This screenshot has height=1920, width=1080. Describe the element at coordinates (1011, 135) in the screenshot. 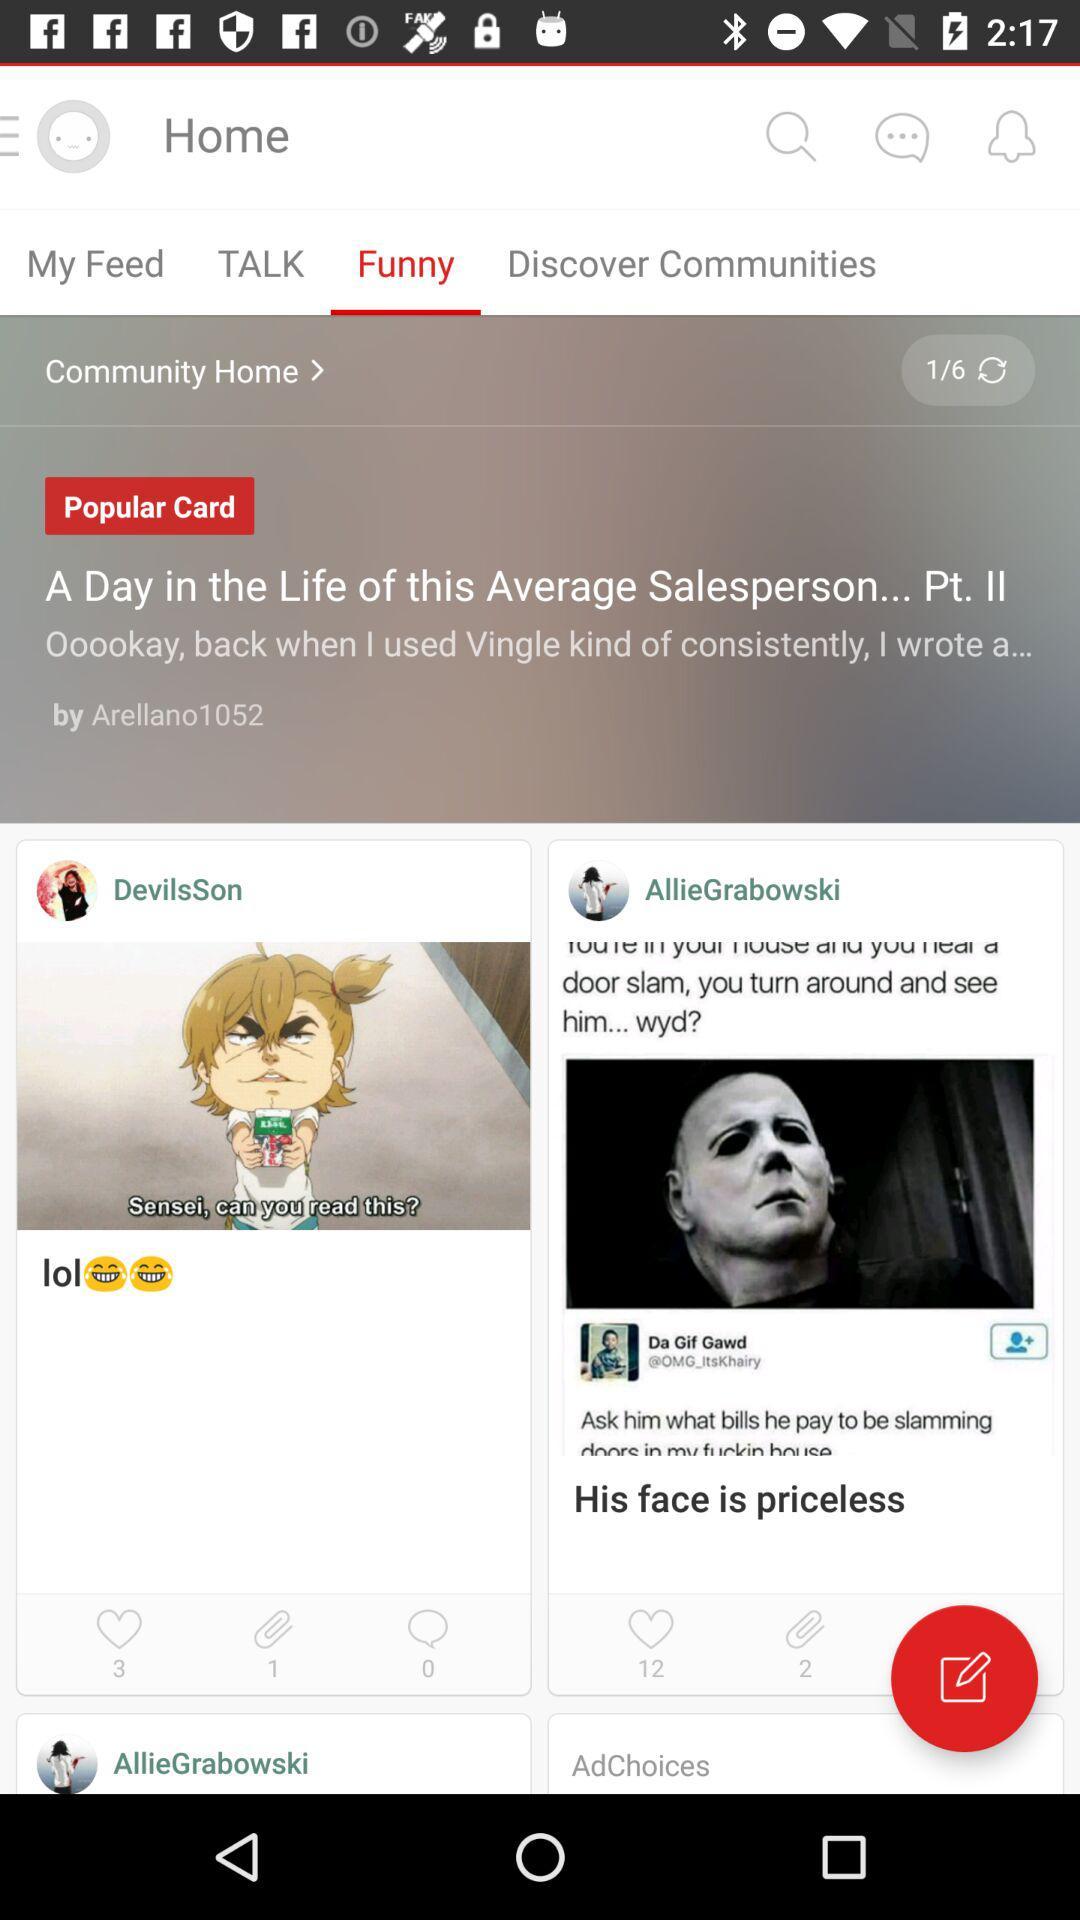

I see `the notifications icon` at that location.